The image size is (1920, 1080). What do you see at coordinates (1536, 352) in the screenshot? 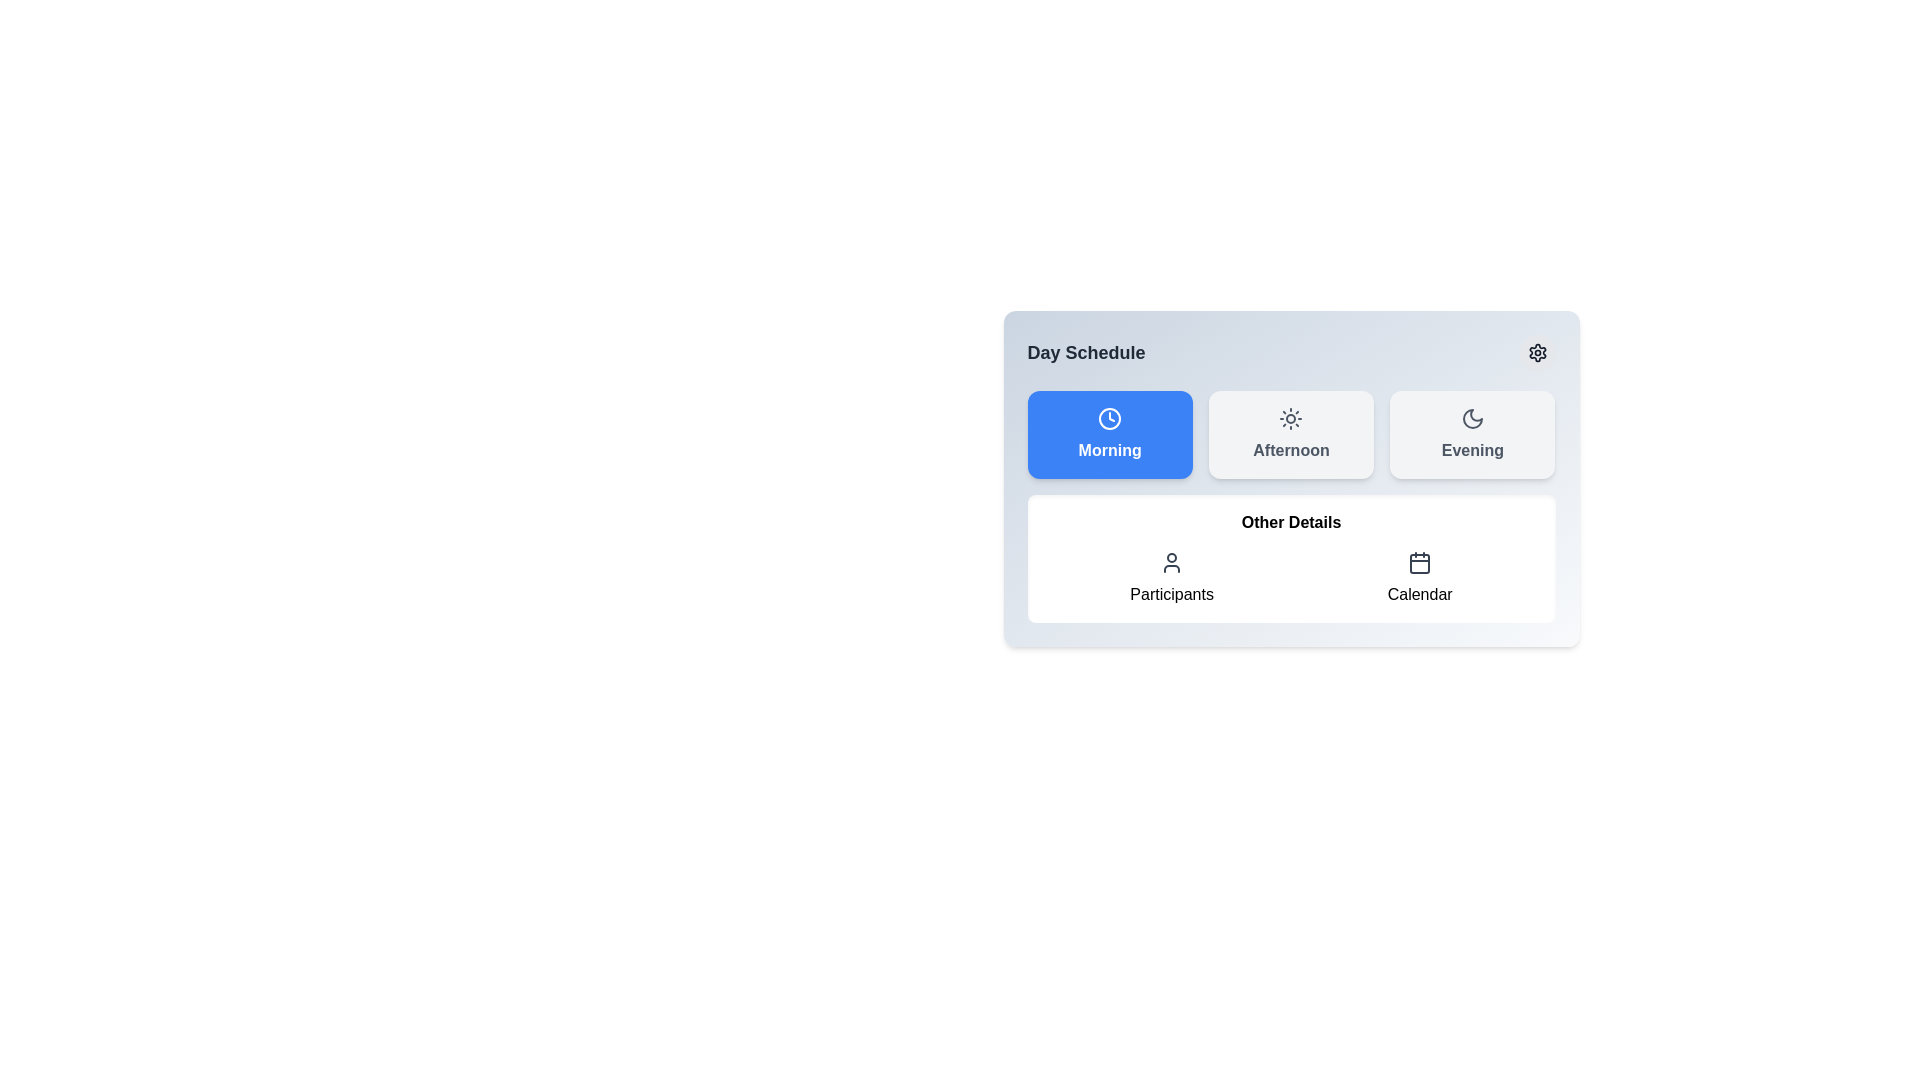
I see `the gear icon located in the top-right corner of the 'Day Schedule' panel` at bounding box center [1536, 352].